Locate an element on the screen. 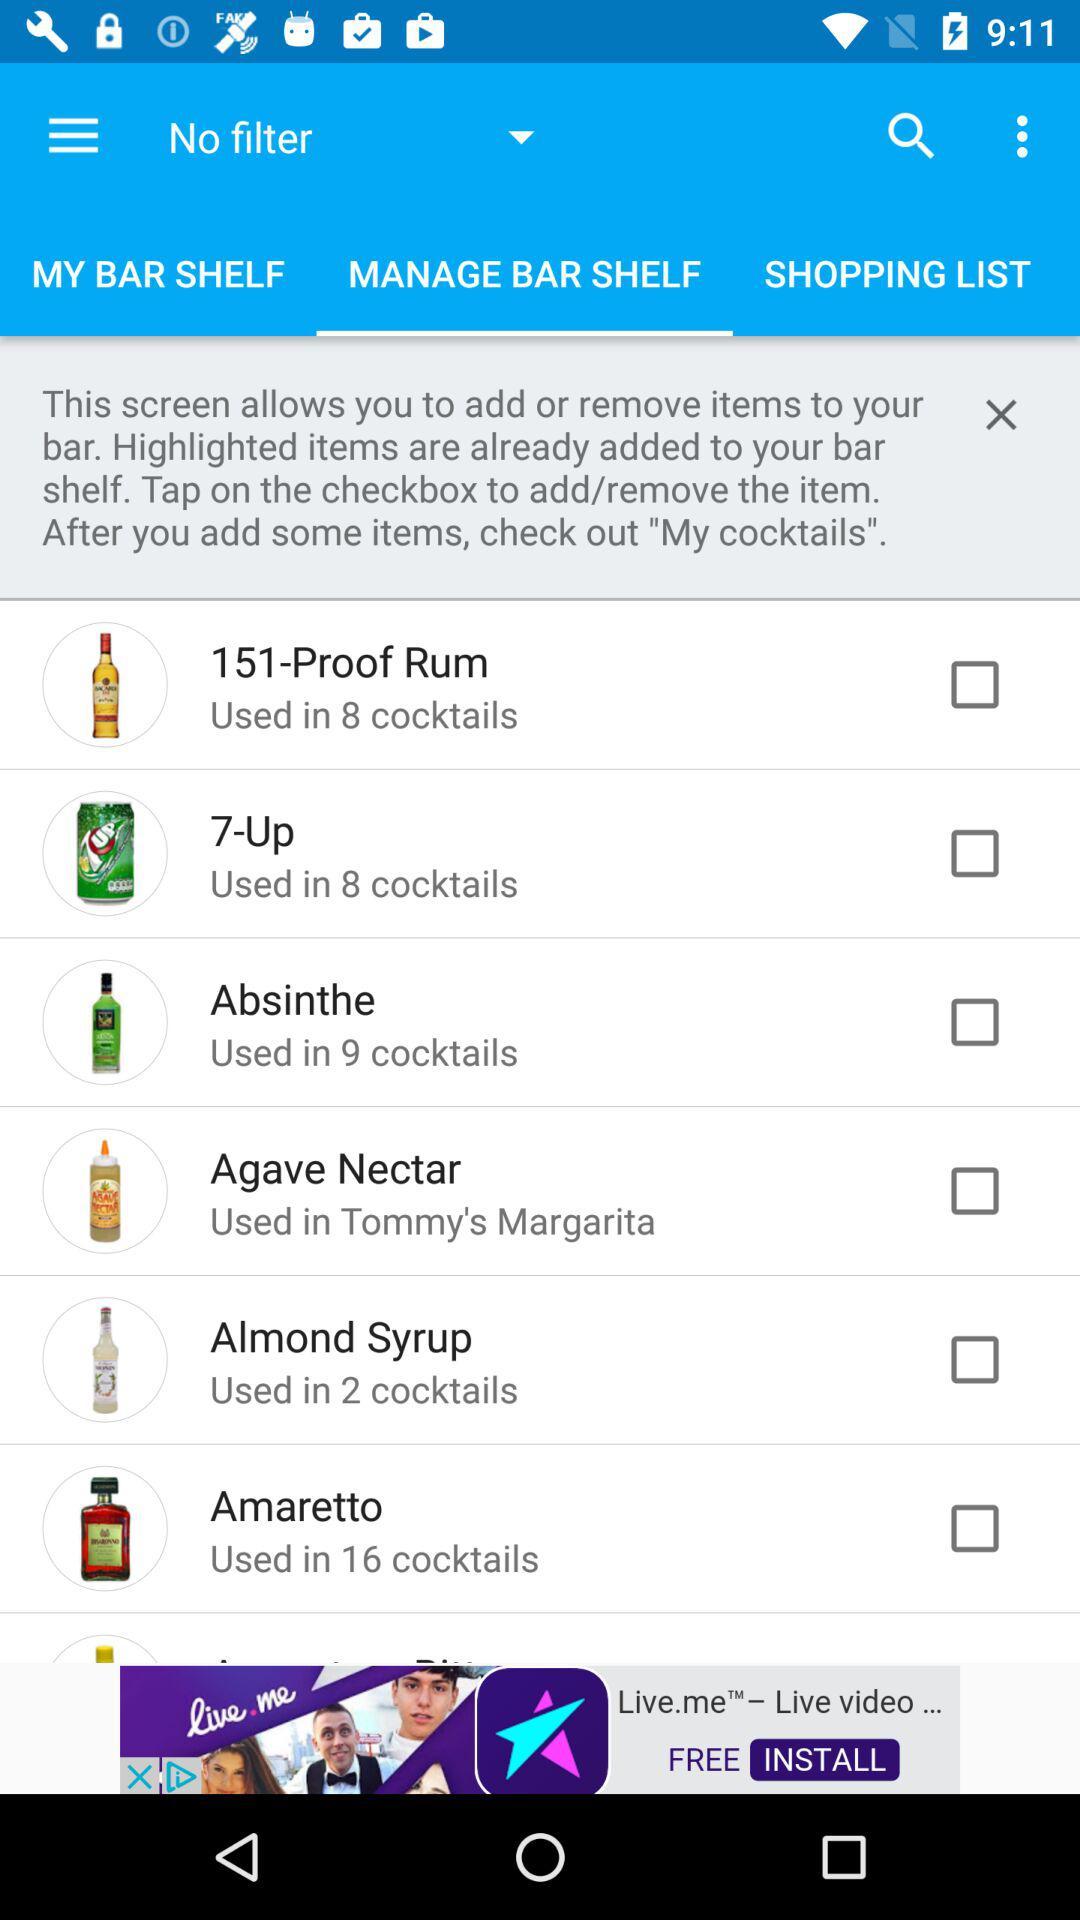  clik is located at coordinates (995, 853).